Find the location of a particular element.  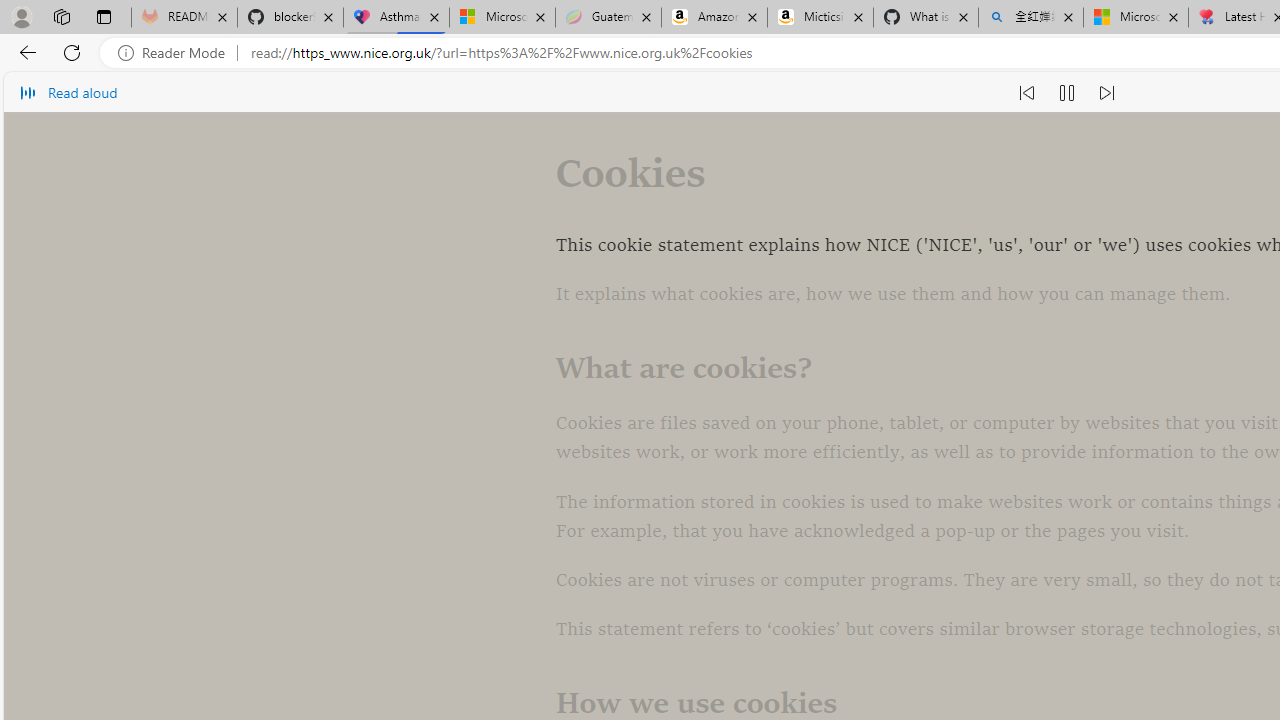

'Asthma Inhalers: Names and Types' is located at coordinates (396, 17).